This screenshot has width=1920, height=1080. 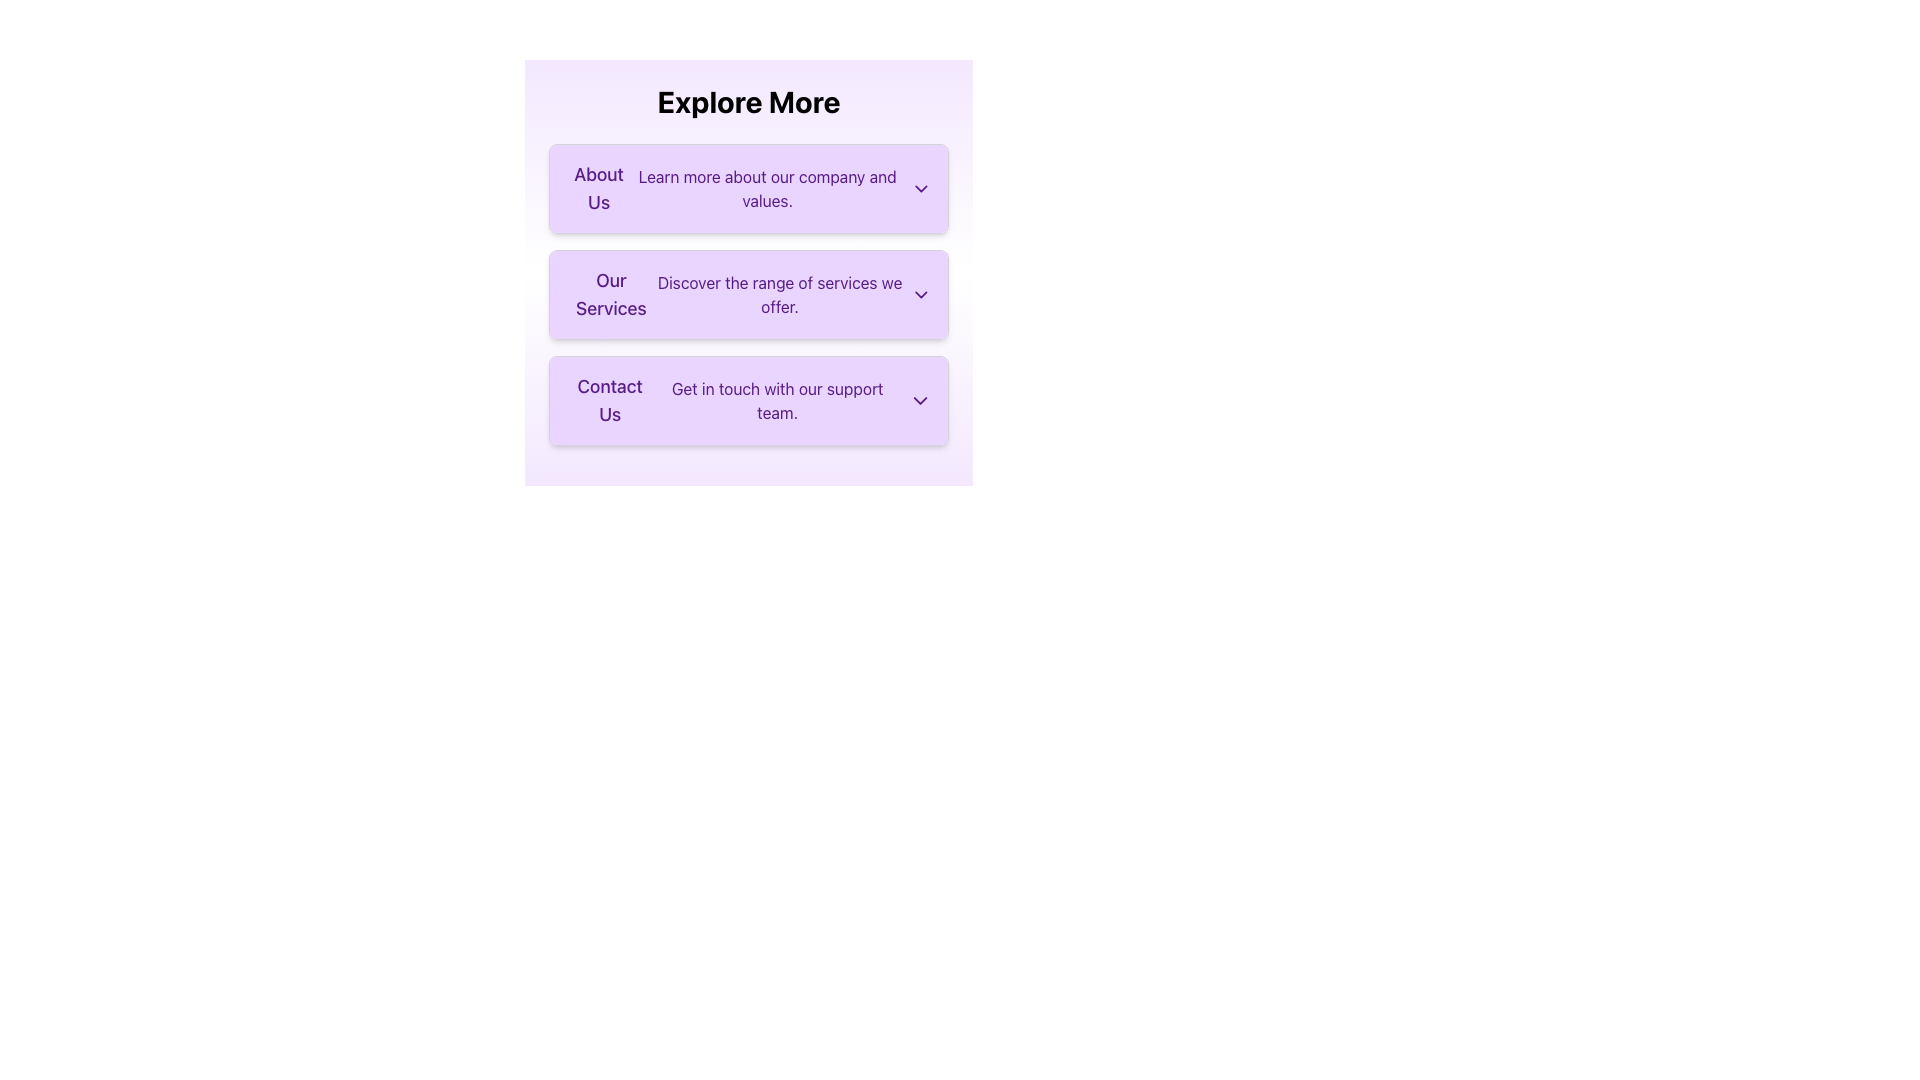 What do you see at coordinates (747, 189) in the screenshot?
I see `displayed text from the 'About Us' Interactive List Item, which features a light purple background, bold title, and a chevron icon indicating expandable content` at bounding box center [747, 189].